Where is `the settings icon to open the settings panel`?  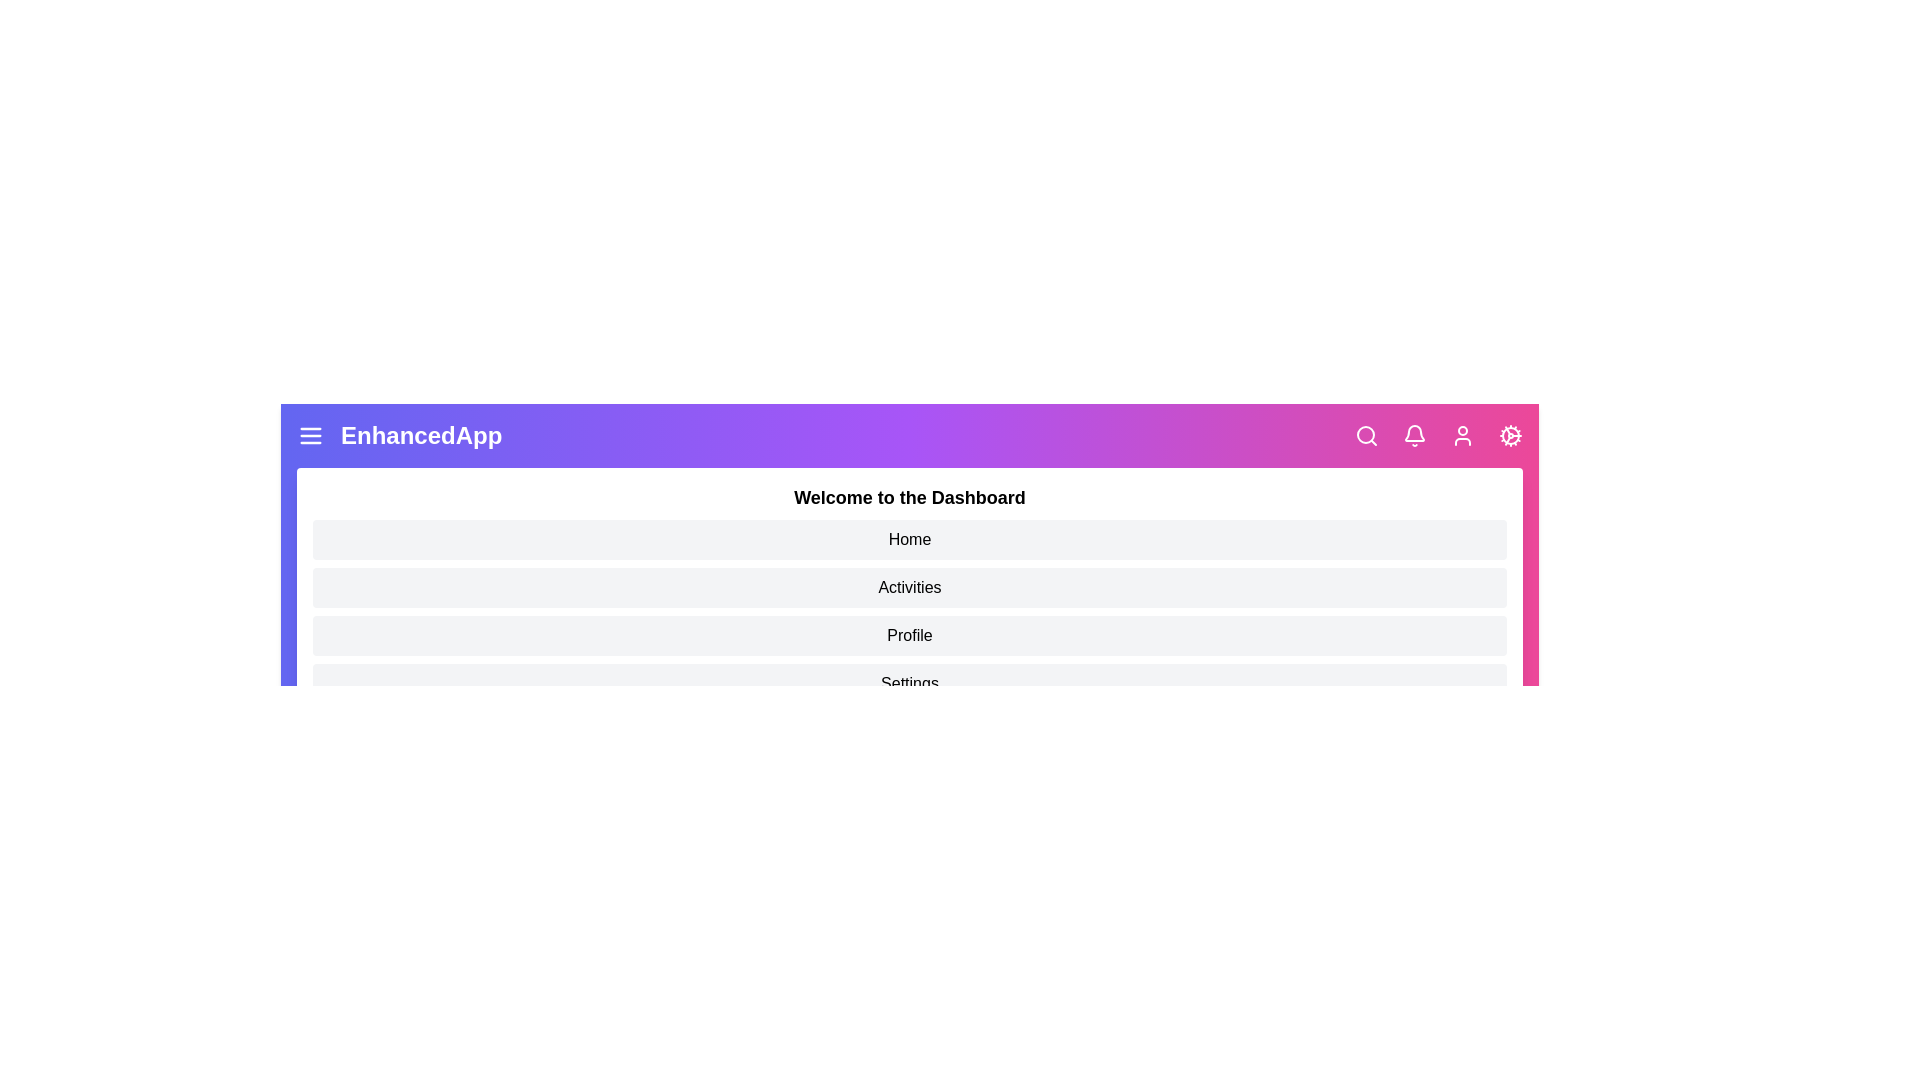 the settings icon to open the settings panel is located at coordinates (1511, 434).